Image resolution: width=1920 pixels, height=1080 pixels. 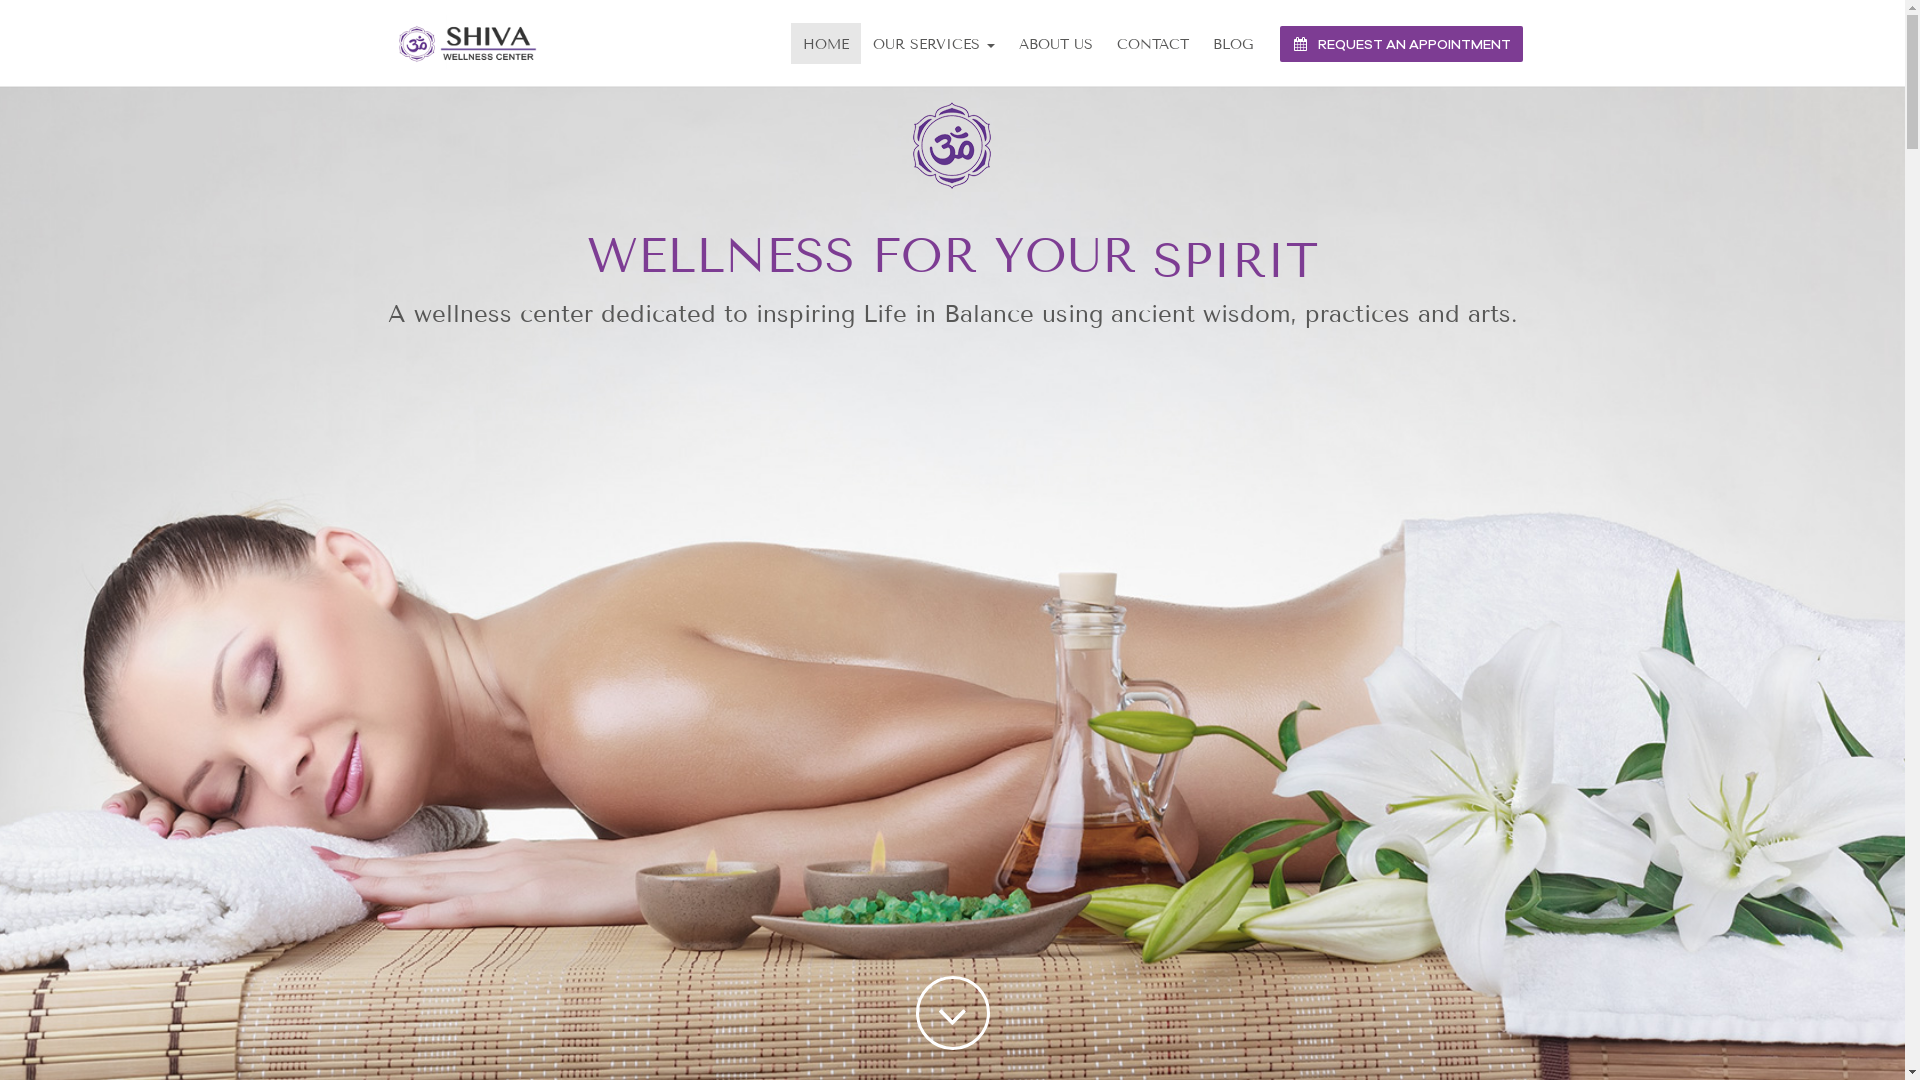 What do you see at coordinates (1152, 43) in the screenshot?
I see `'CONTACT'` at bounding box center [1152, 43].